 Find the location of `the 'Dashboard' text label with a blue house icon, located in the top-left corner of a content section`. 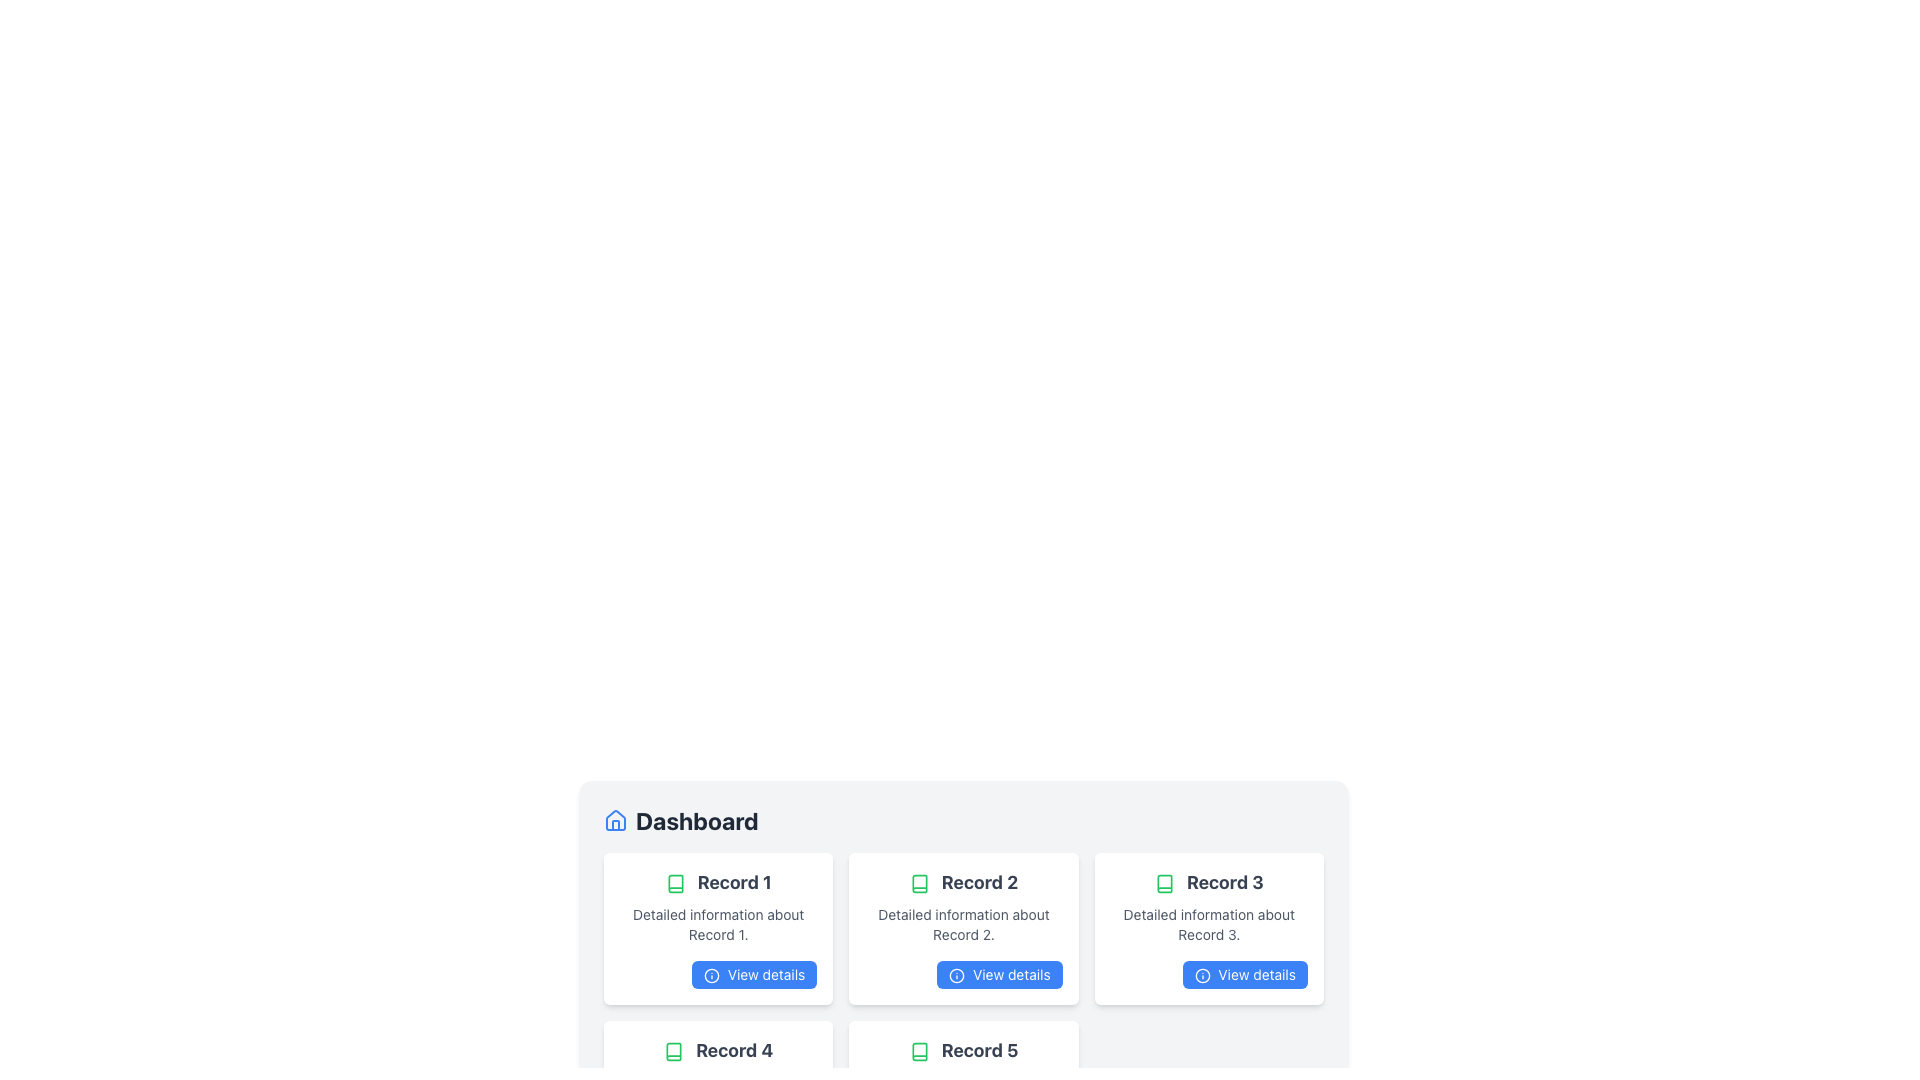

the 'Dashboard' text label with a blue house icon, located in the top-left corner of a content section is located at coordinates (681, 821).